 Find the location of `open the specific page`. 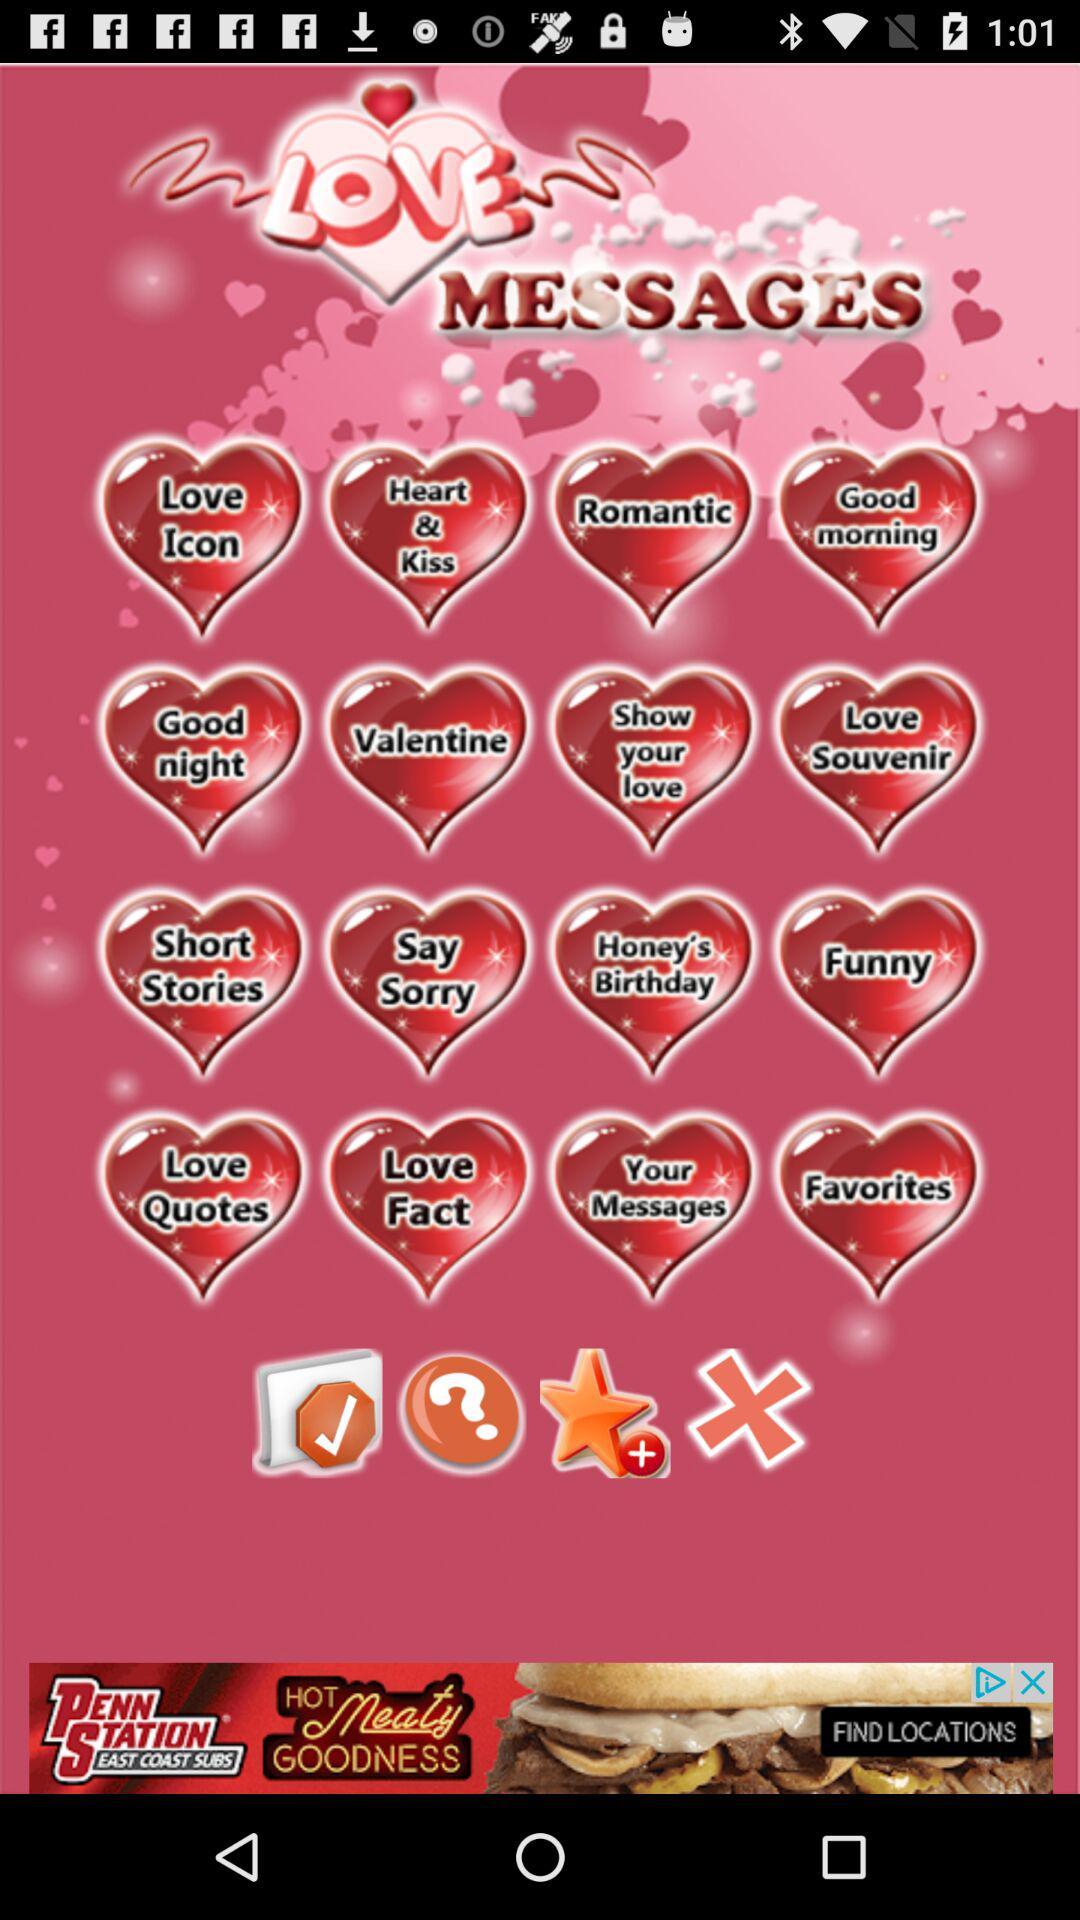

open the specific page is located at coordinates (202, 539).